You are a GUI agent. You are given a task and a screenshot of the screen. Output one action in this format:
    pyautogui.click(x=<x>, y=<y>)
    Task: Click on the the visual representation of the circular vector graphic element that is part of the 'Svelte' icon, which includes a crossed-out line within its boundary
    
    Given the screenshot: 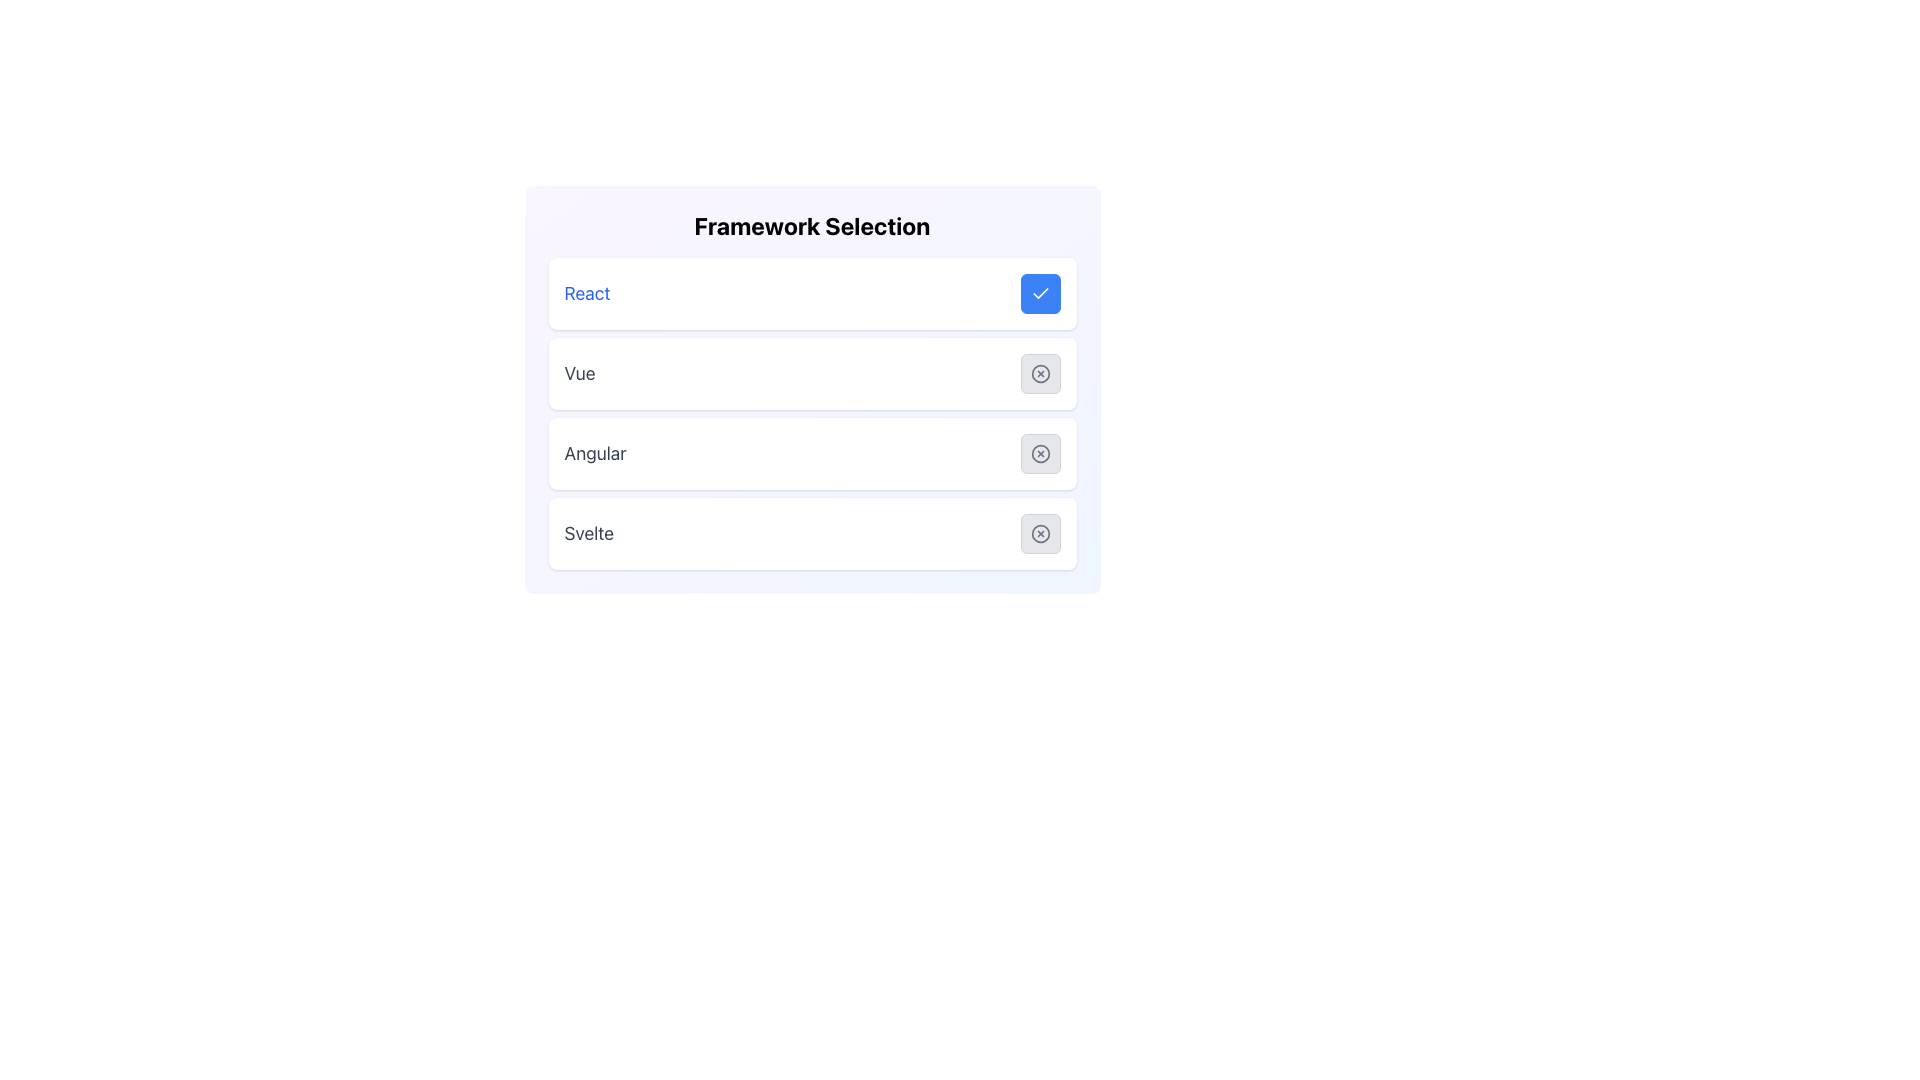 What is the action you would take?
    pyautogui.click(x=1040, y=532)
    